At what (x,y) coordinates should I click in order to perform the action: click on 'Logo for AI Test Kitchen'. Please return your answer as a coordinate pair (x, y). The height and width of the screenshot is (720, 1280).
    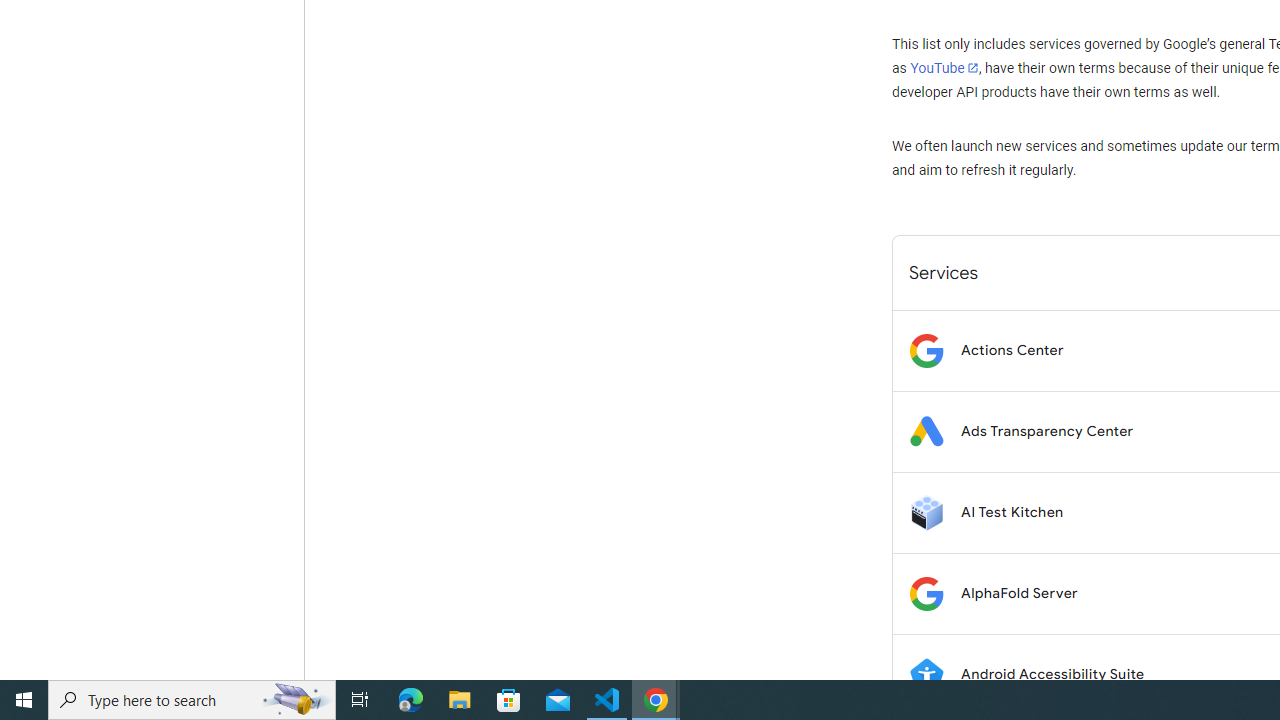
    Looking at the image, I should click on (925, 511).